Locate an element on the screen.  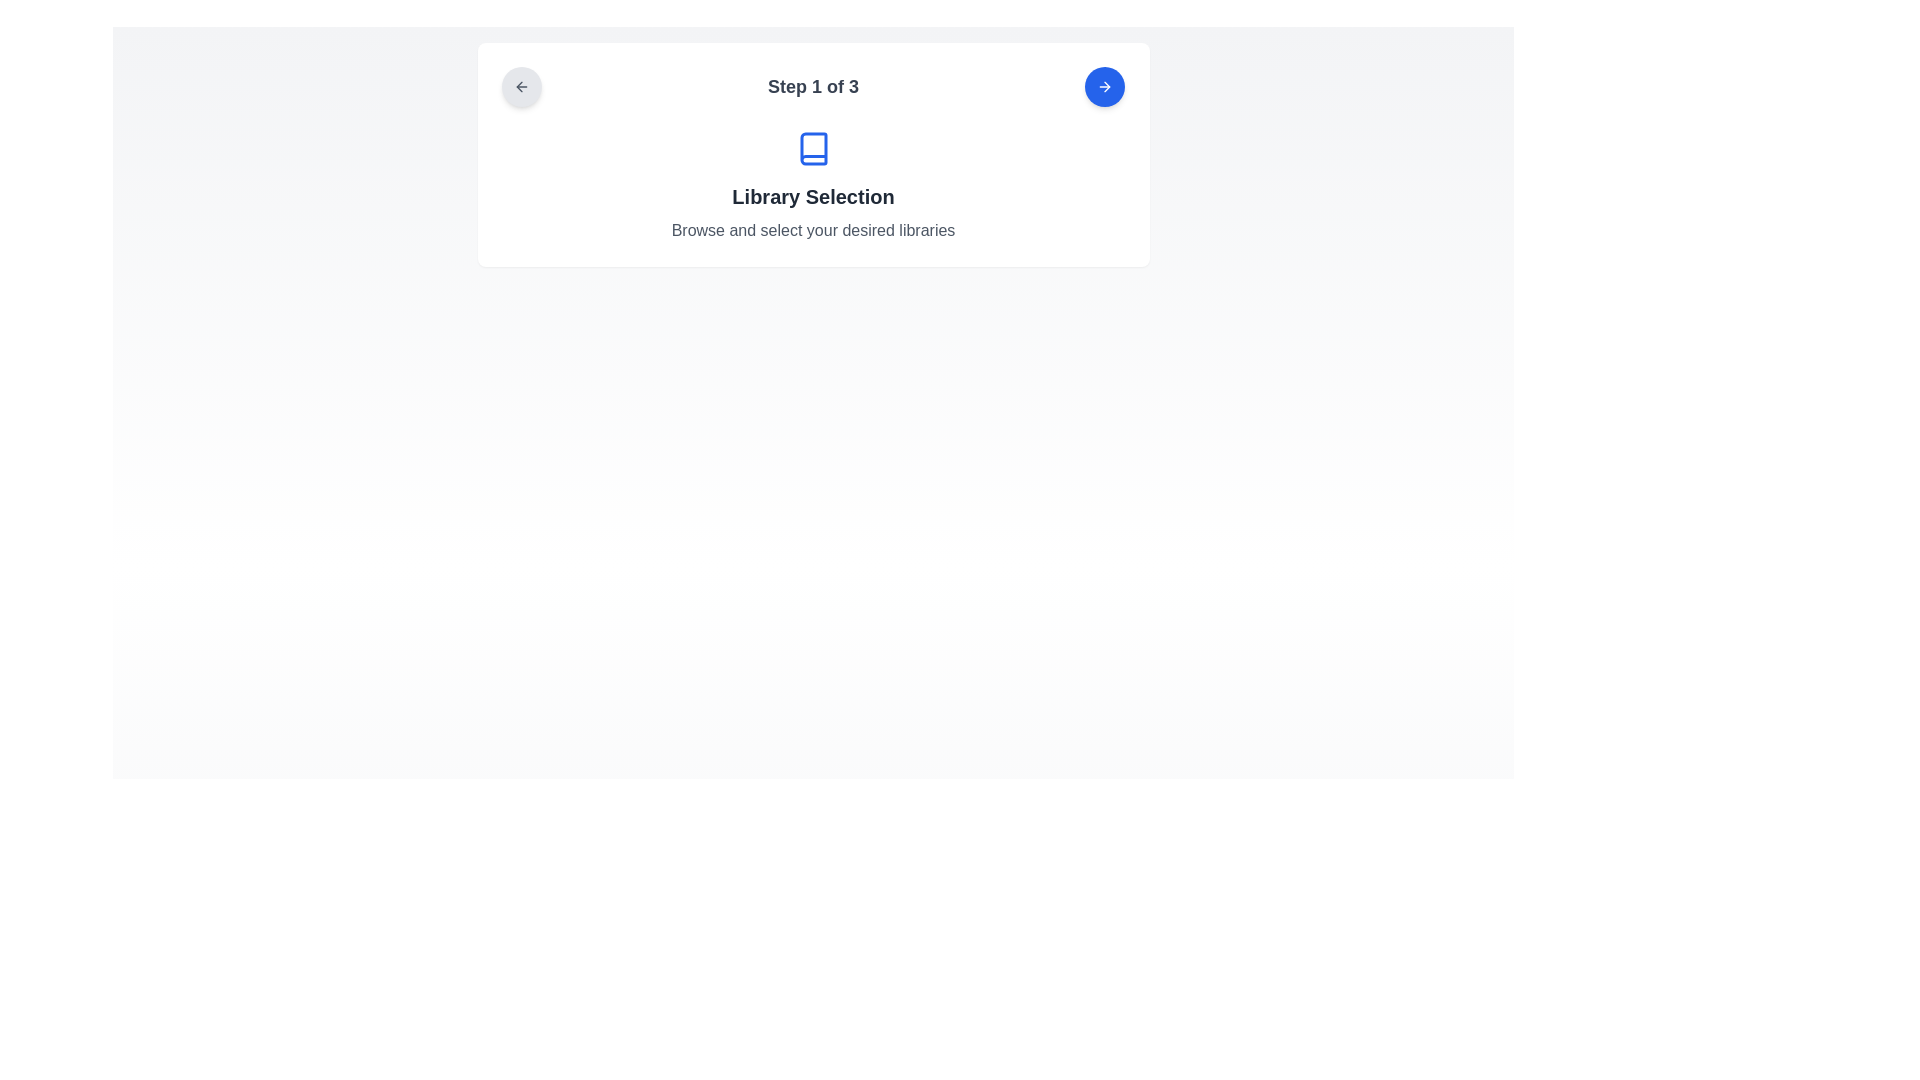
the text element styled with a gray font that reads 'Browse and select your desired libraries', positioned below the title 'Library Selection' is located at coordinates (813, 230).